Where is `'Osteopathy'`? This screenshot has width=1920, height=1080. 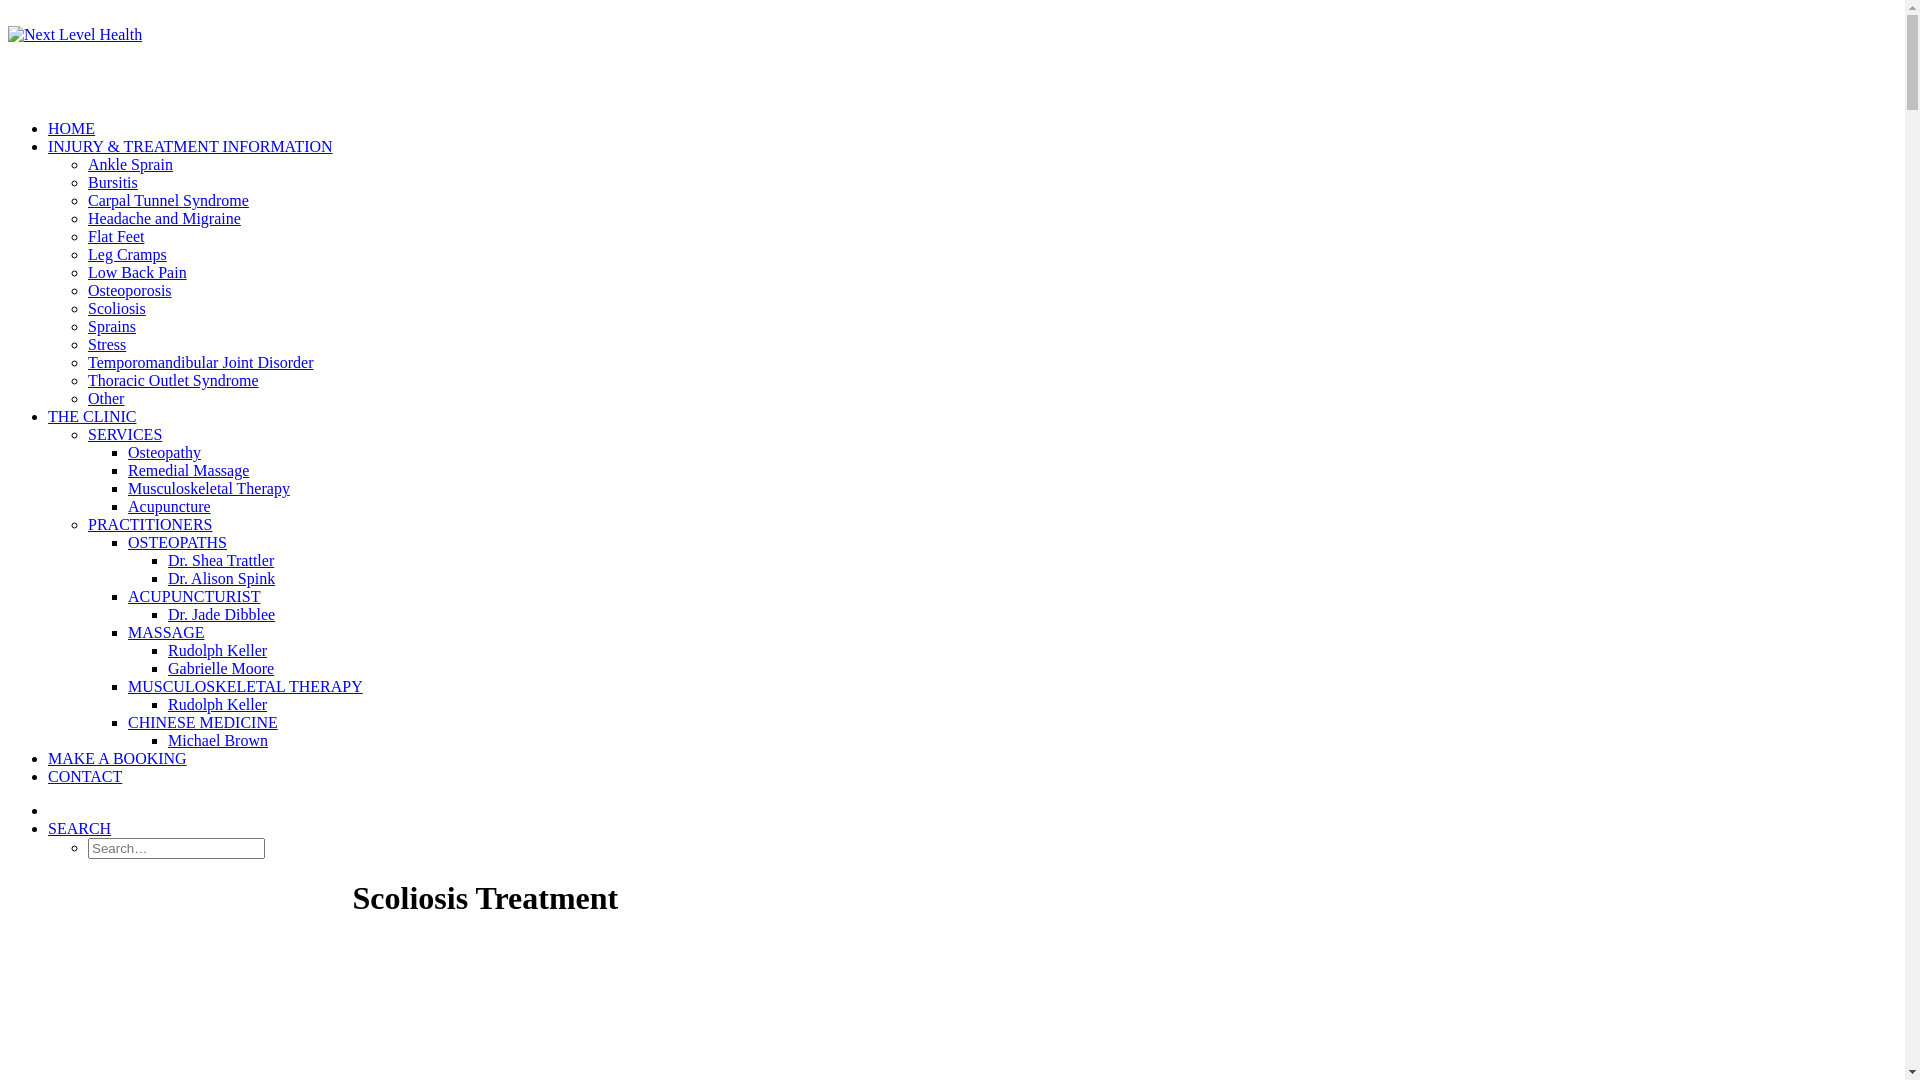
'Osteopathy' is located at coordinates (164, 452).